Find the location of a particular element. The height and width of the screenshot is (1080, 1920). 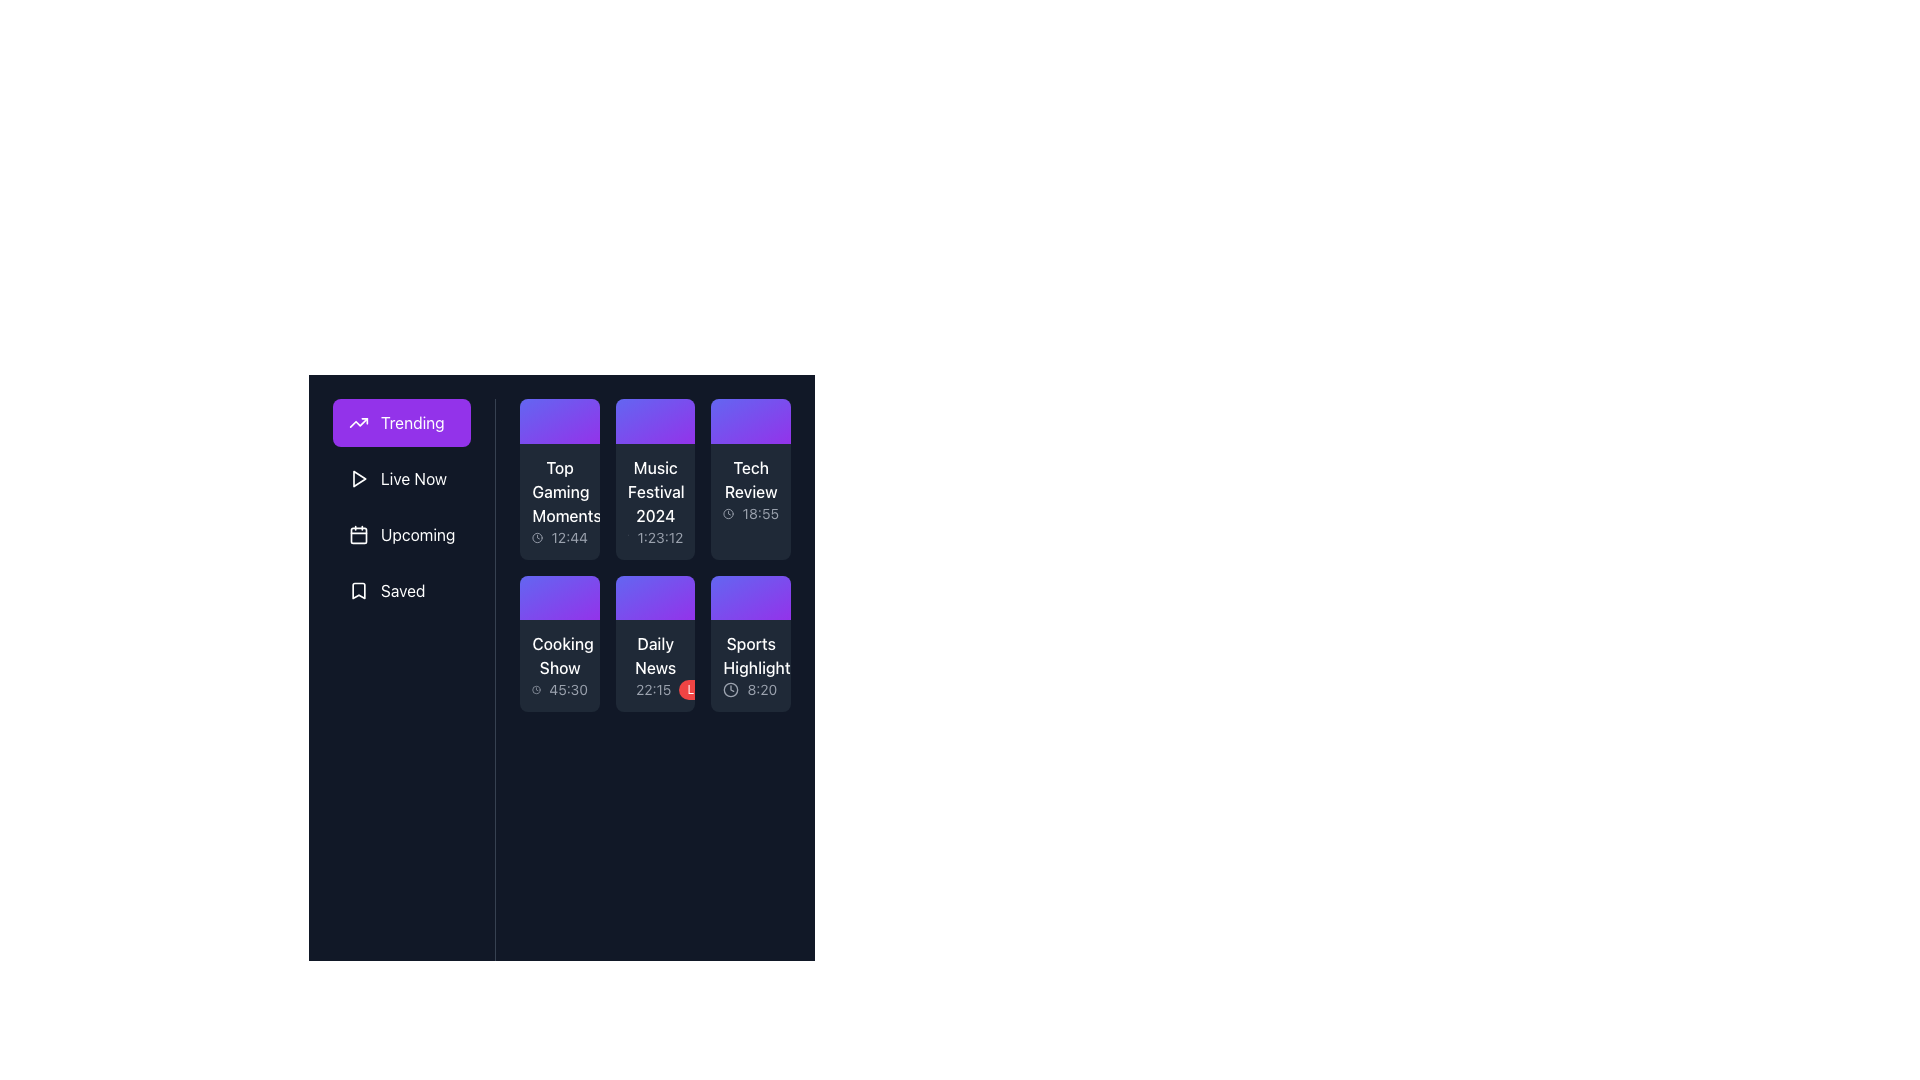

the 'Upcoming' button, which is styled as a horizontal button group item with a calendar icon on the left and a dark background, located in the sidebar below the 'Live Now' button is located at coordinates (401, 534).